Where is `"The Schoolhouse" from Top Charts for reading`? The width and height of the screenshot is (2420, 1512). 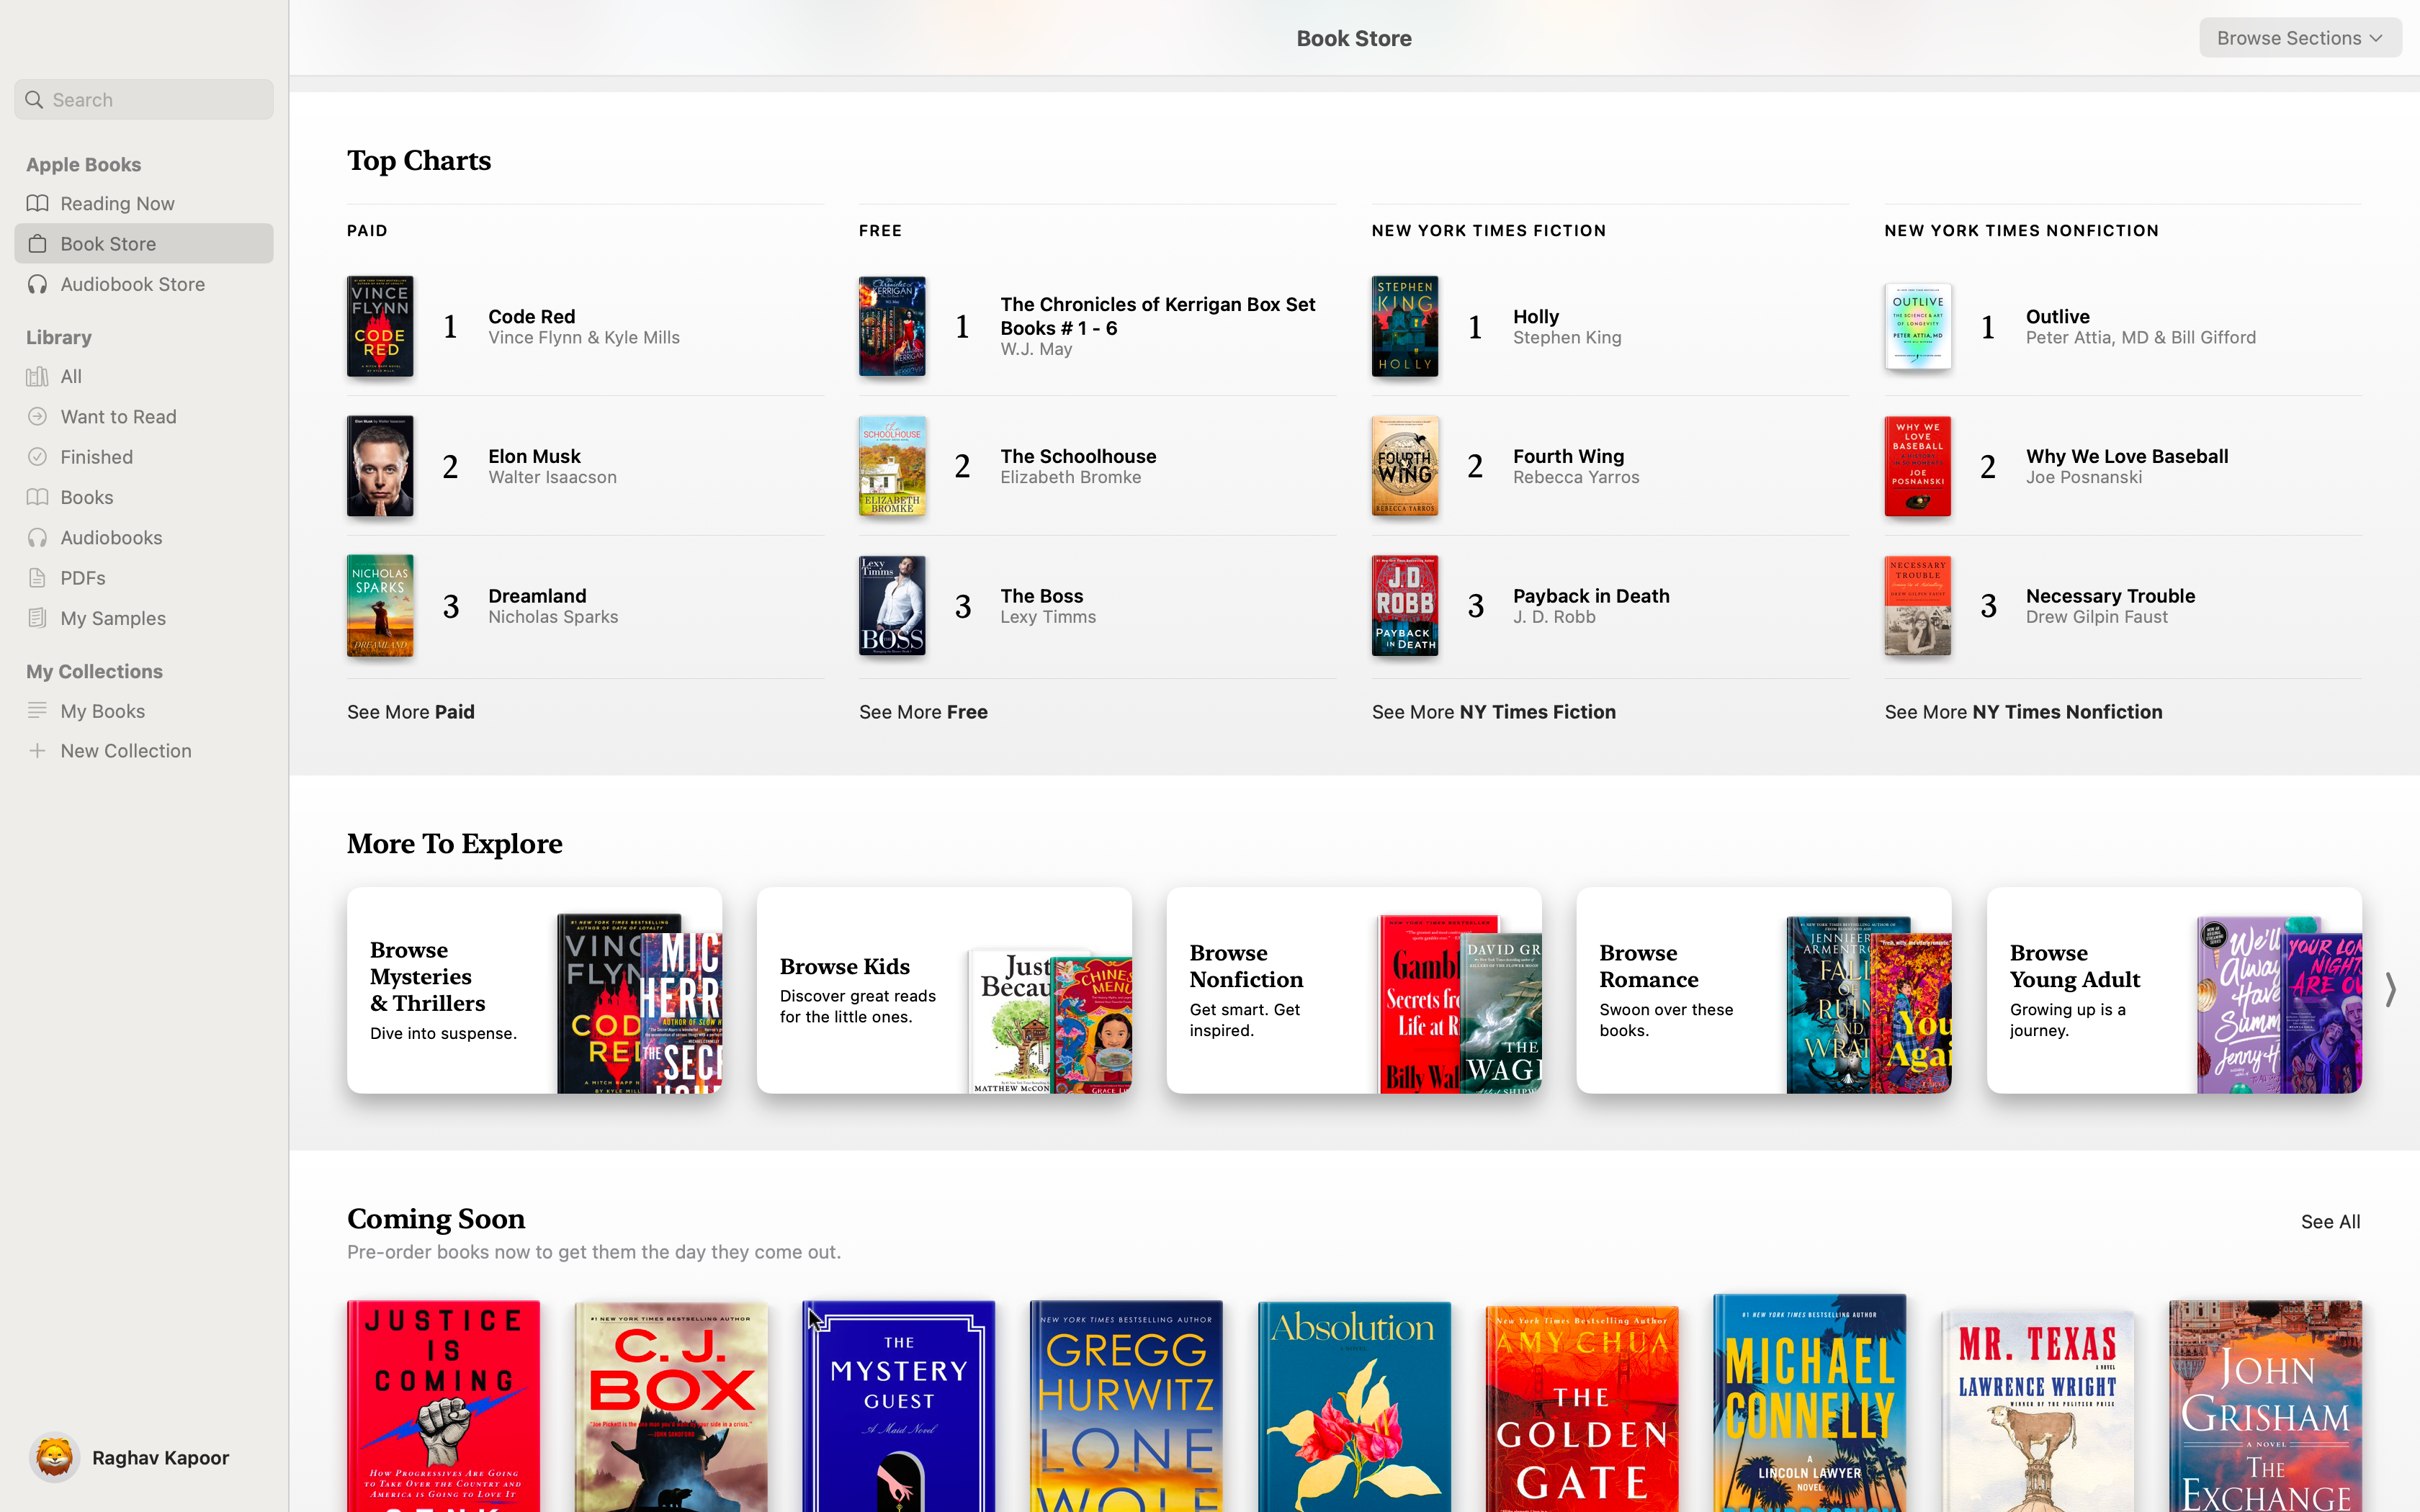
"The Schoolhouse" from Top Charts for reading is located at coordinates (1073, 462).